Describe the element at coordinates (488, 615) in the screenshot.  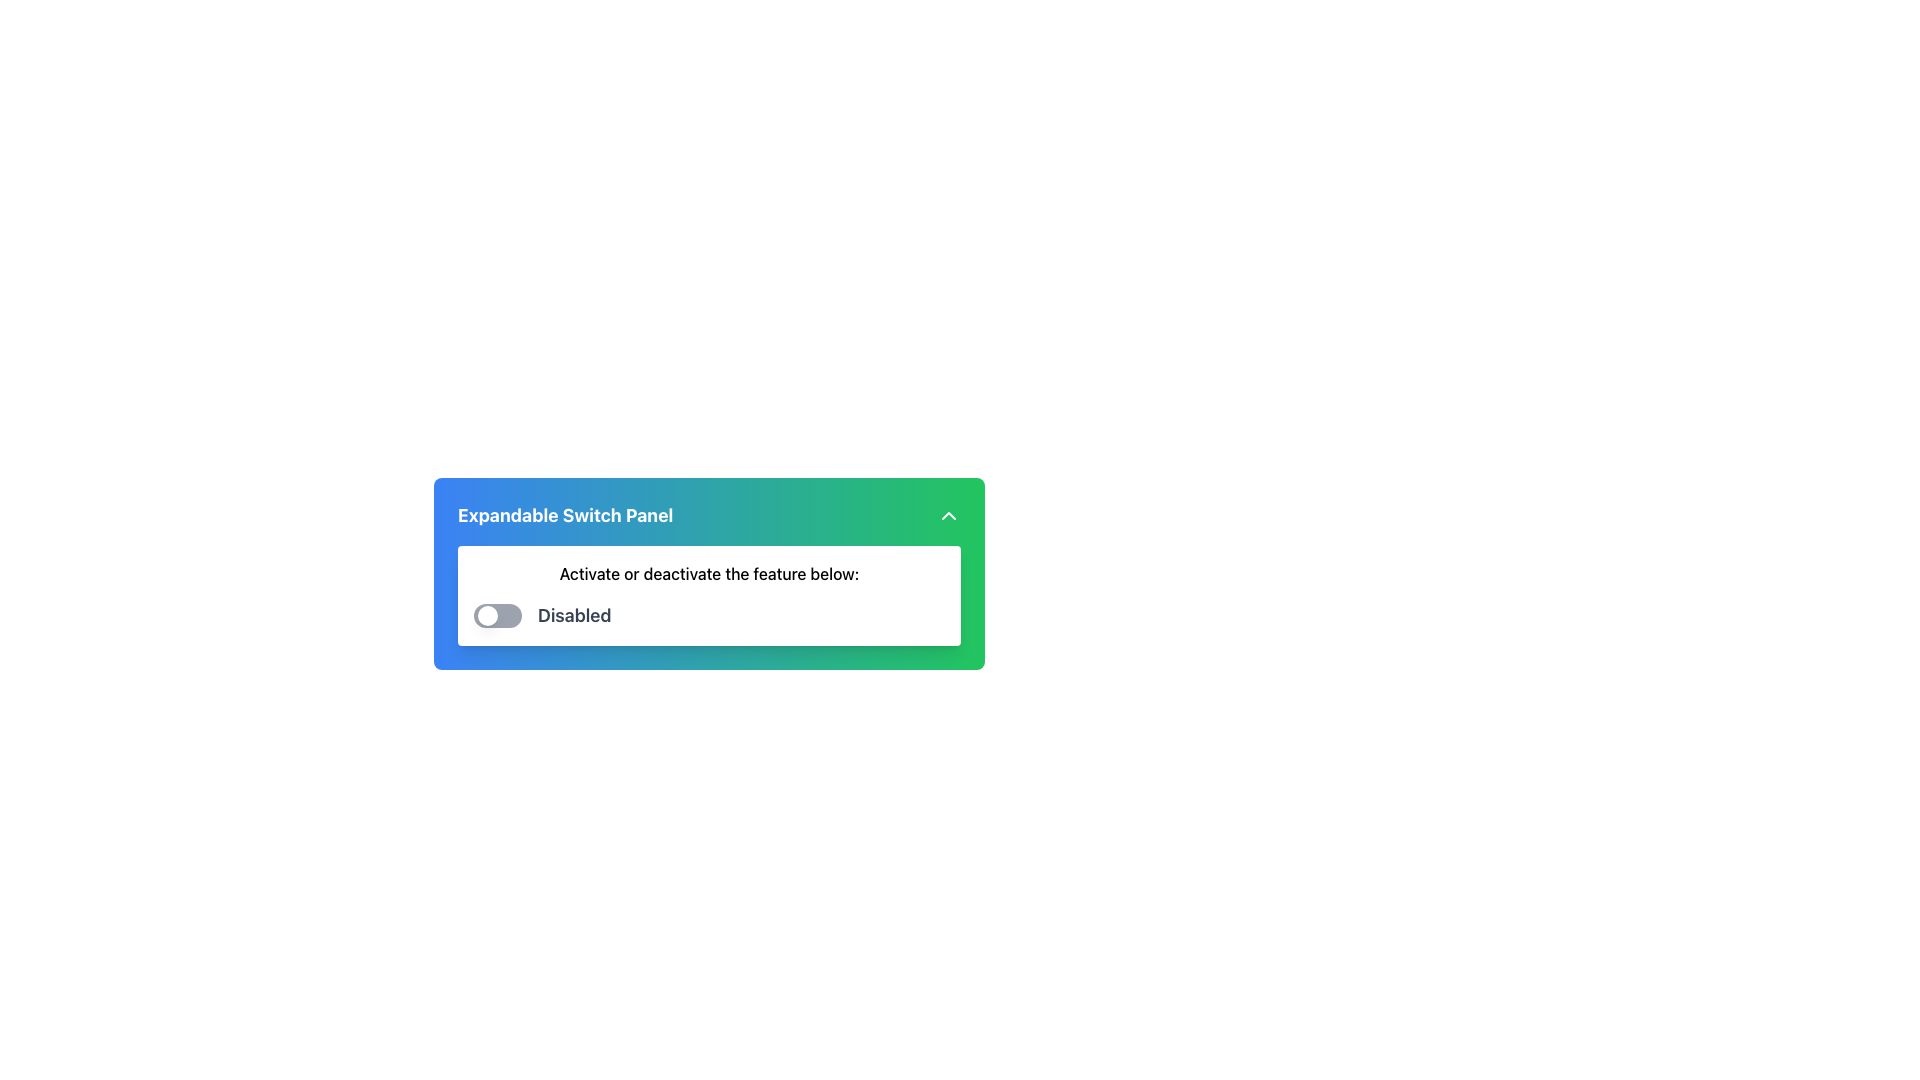
I see `the left circular handle of the toggle switch` at that location.